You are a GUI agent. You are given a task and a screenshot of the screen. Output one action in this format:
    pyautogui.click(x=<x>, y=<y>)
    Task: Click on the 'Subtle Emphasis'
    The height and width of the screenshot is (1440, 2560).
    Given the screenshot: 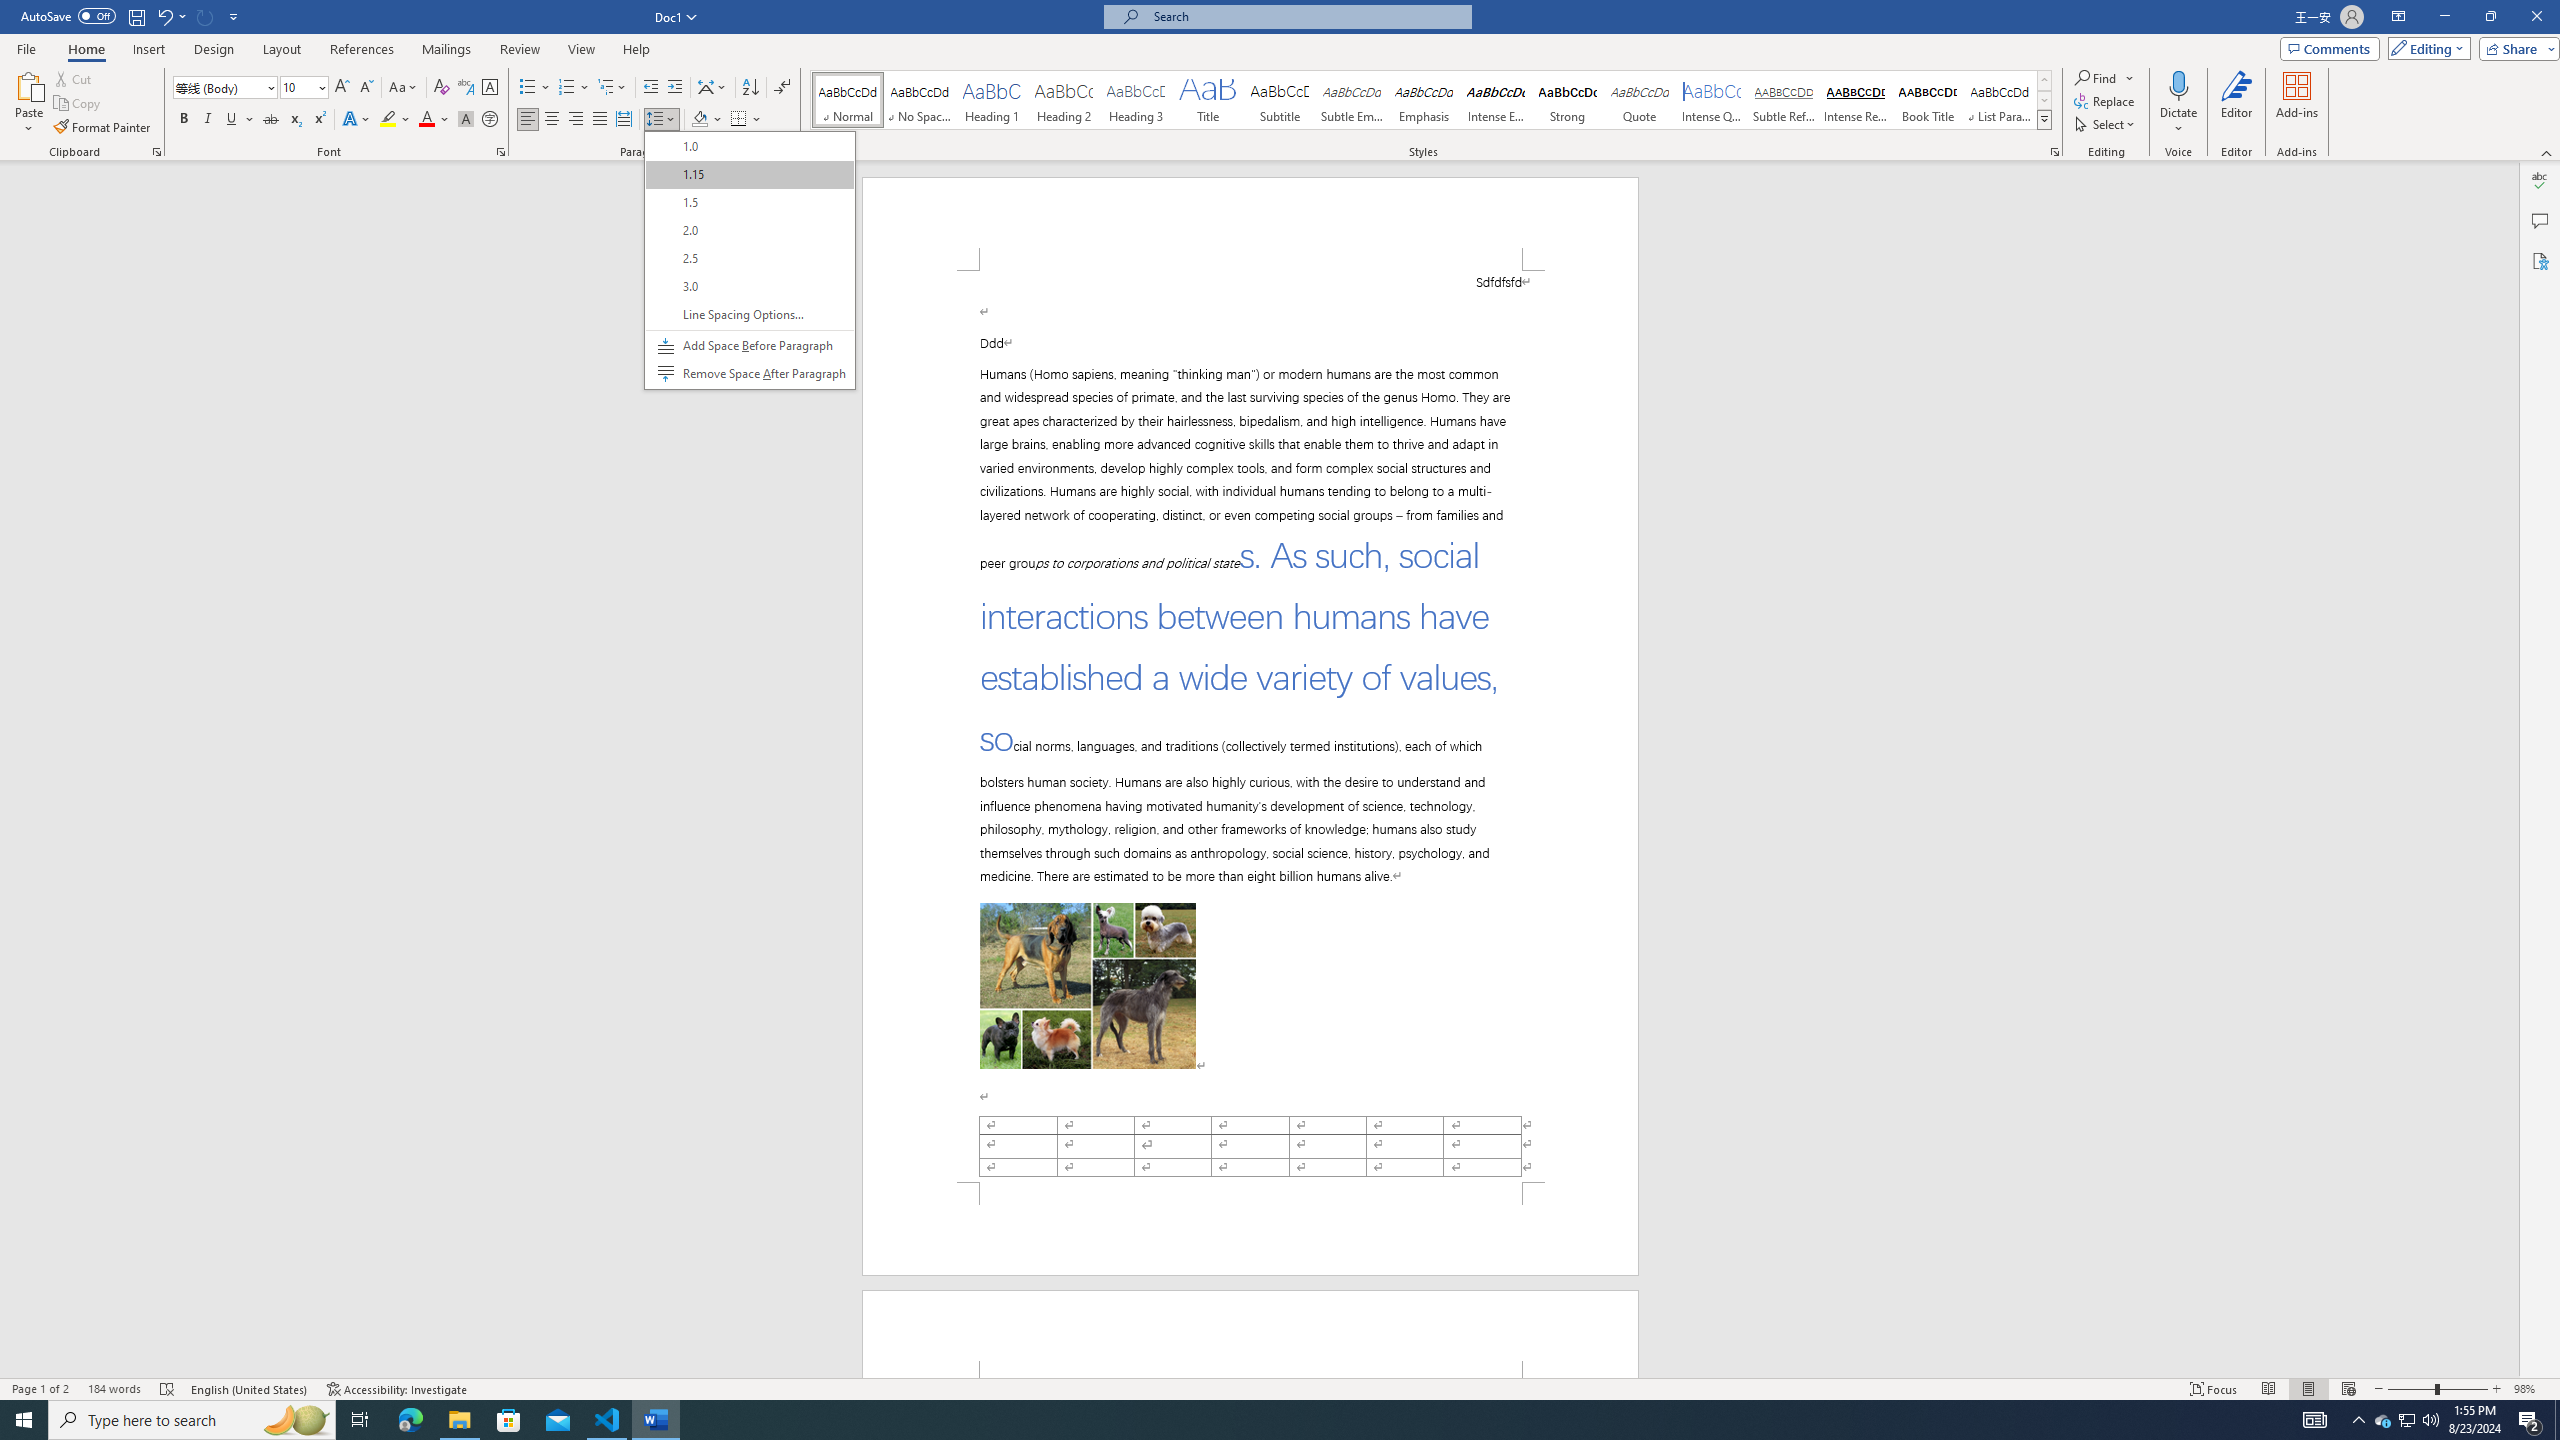 What is the action you would take?
    pyautogui.click(x=1350, y=99)
    